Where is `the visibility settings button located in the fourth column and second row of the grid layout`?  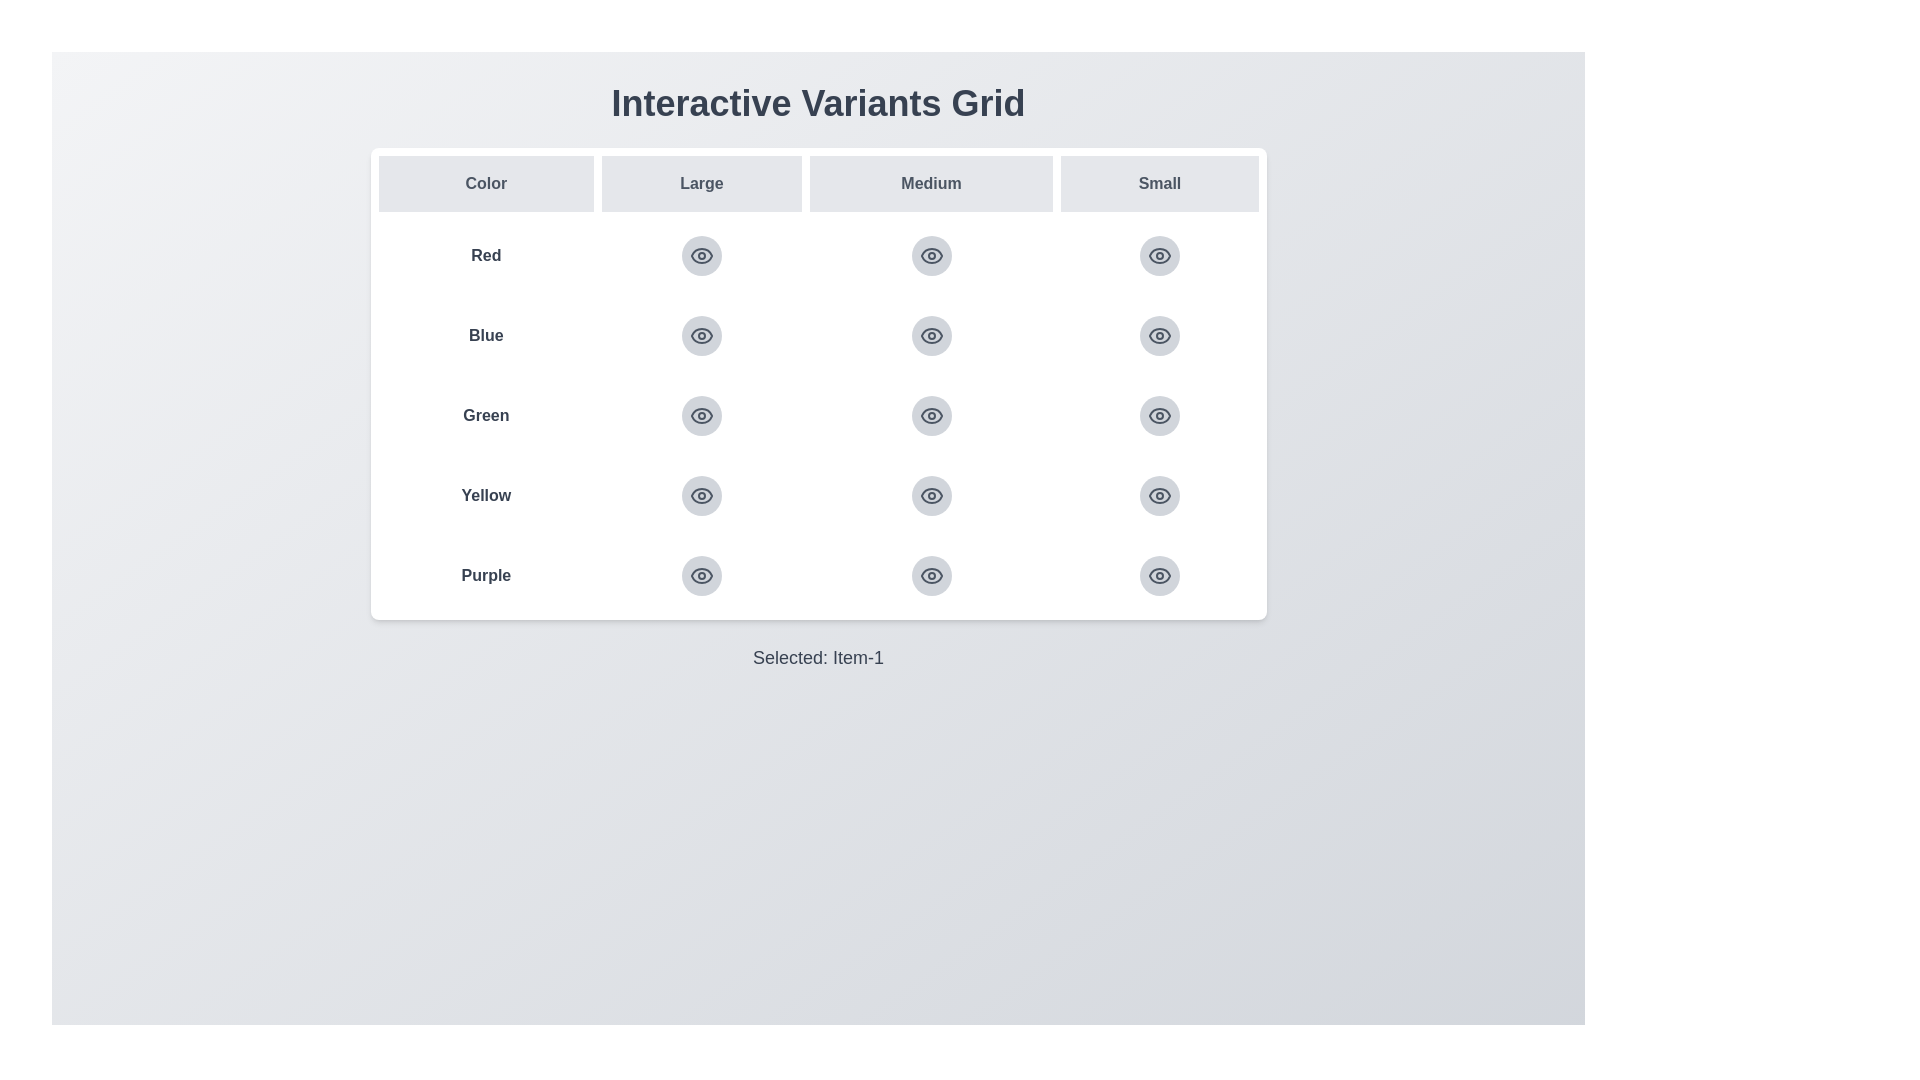
the visibility settings button located in the fourth column and second row of the grid layout is located at coordinates (930, 334).